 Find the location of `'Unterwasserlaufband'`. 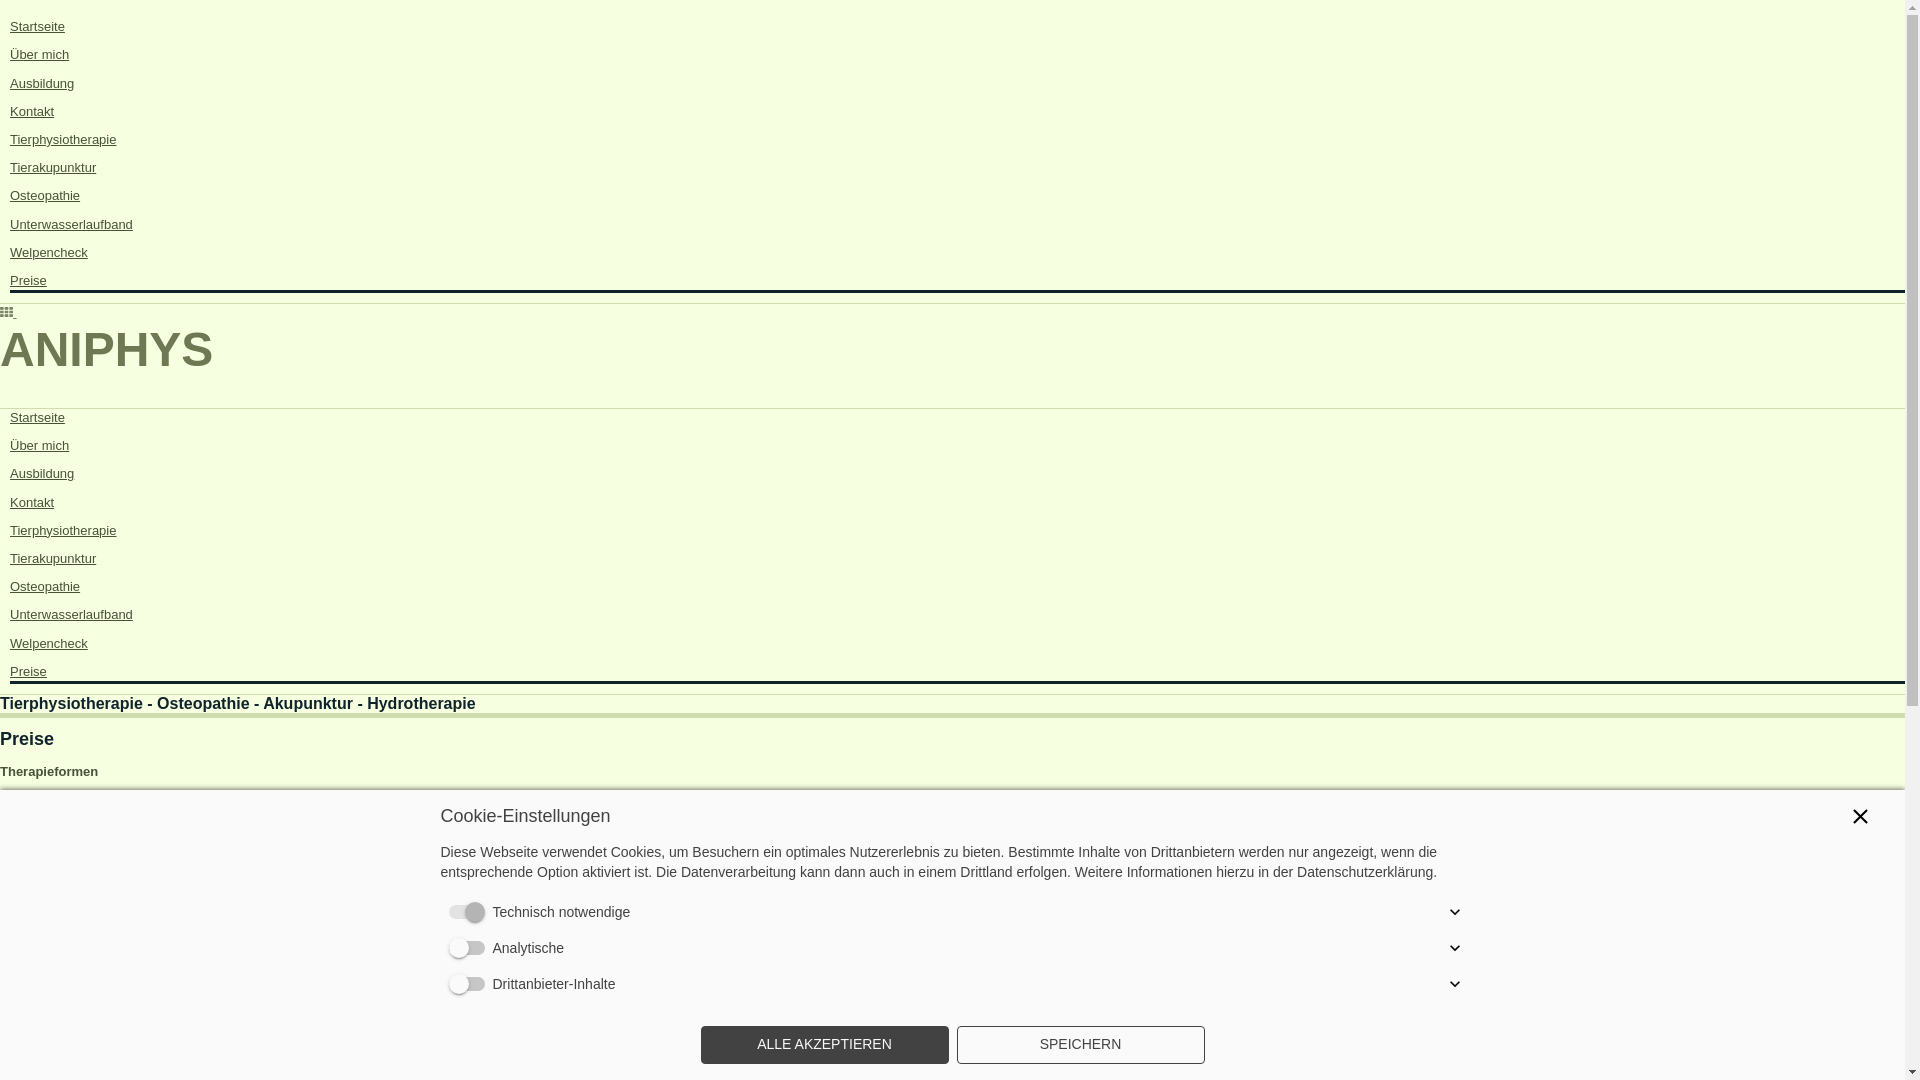

'Unterwasserlaufband' is located at coordinates (71, 223).